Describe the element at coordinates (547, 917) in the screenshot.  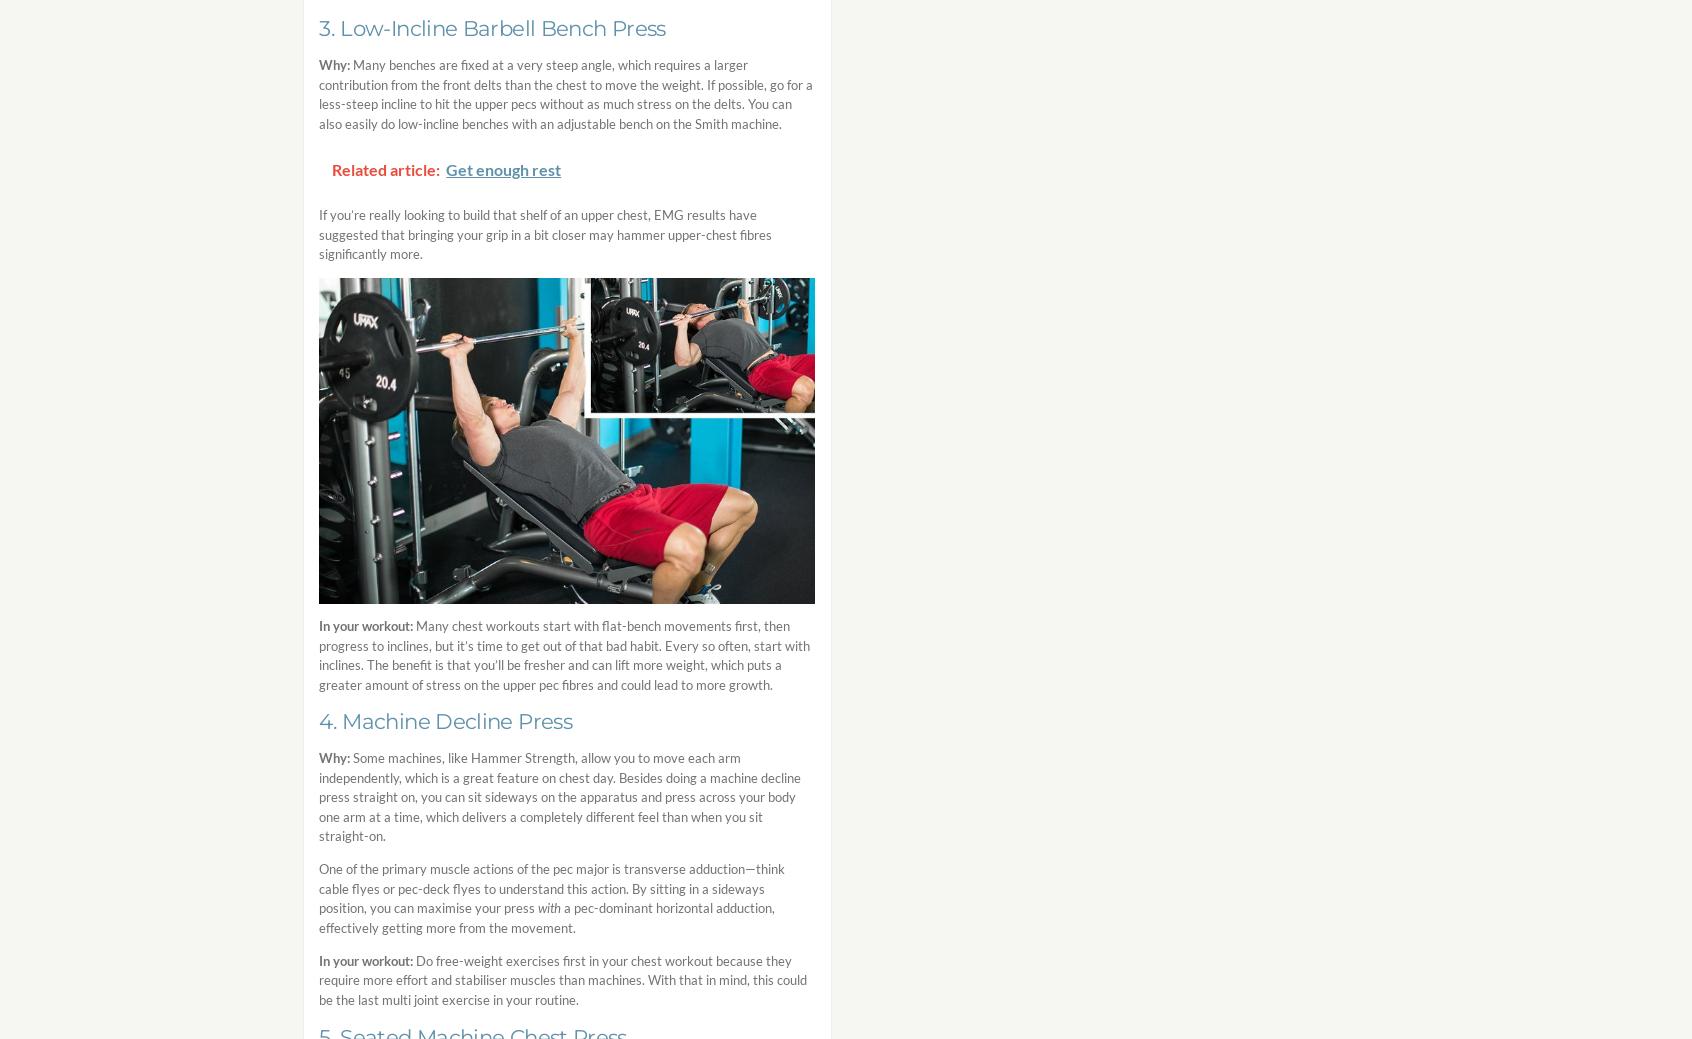
I see `'a pec-dominant horizontal adduction, effectively getting more from the movement.'` at that location.